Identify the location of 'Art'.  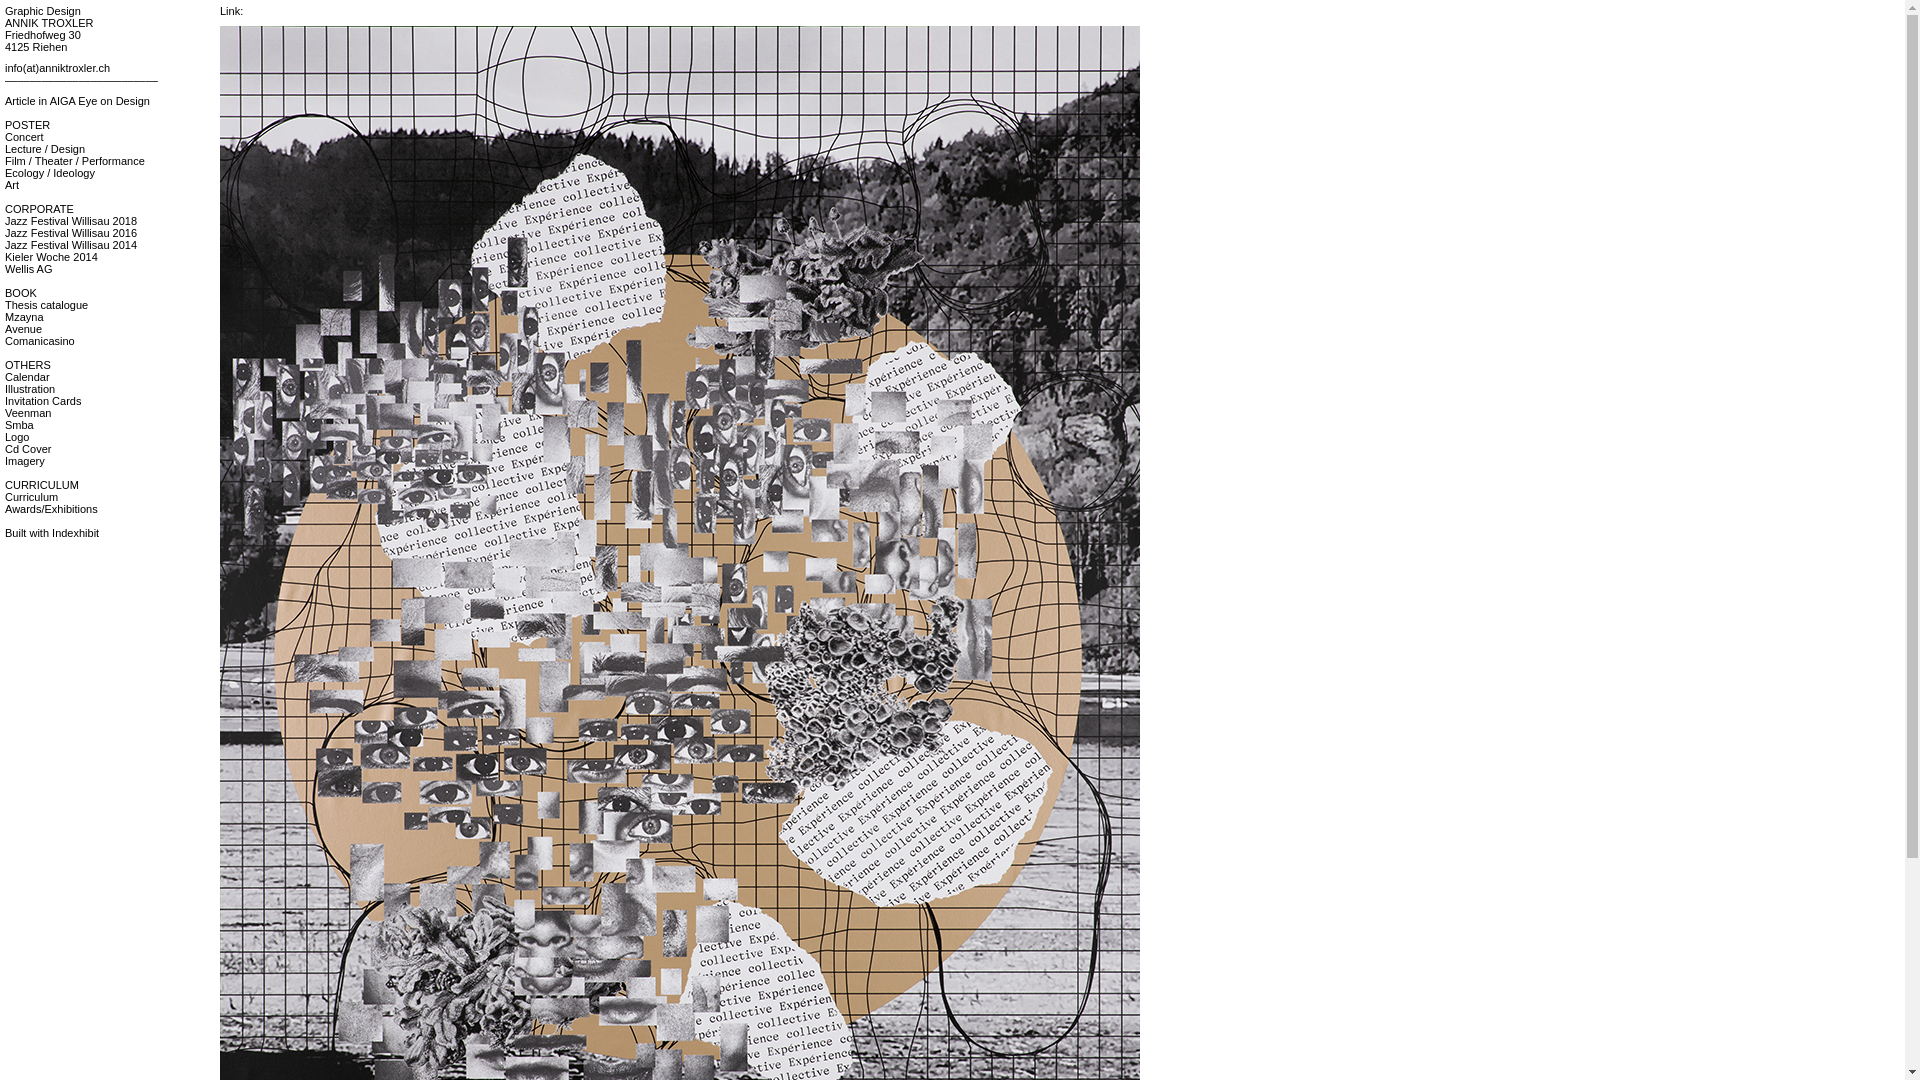
(11, 185).